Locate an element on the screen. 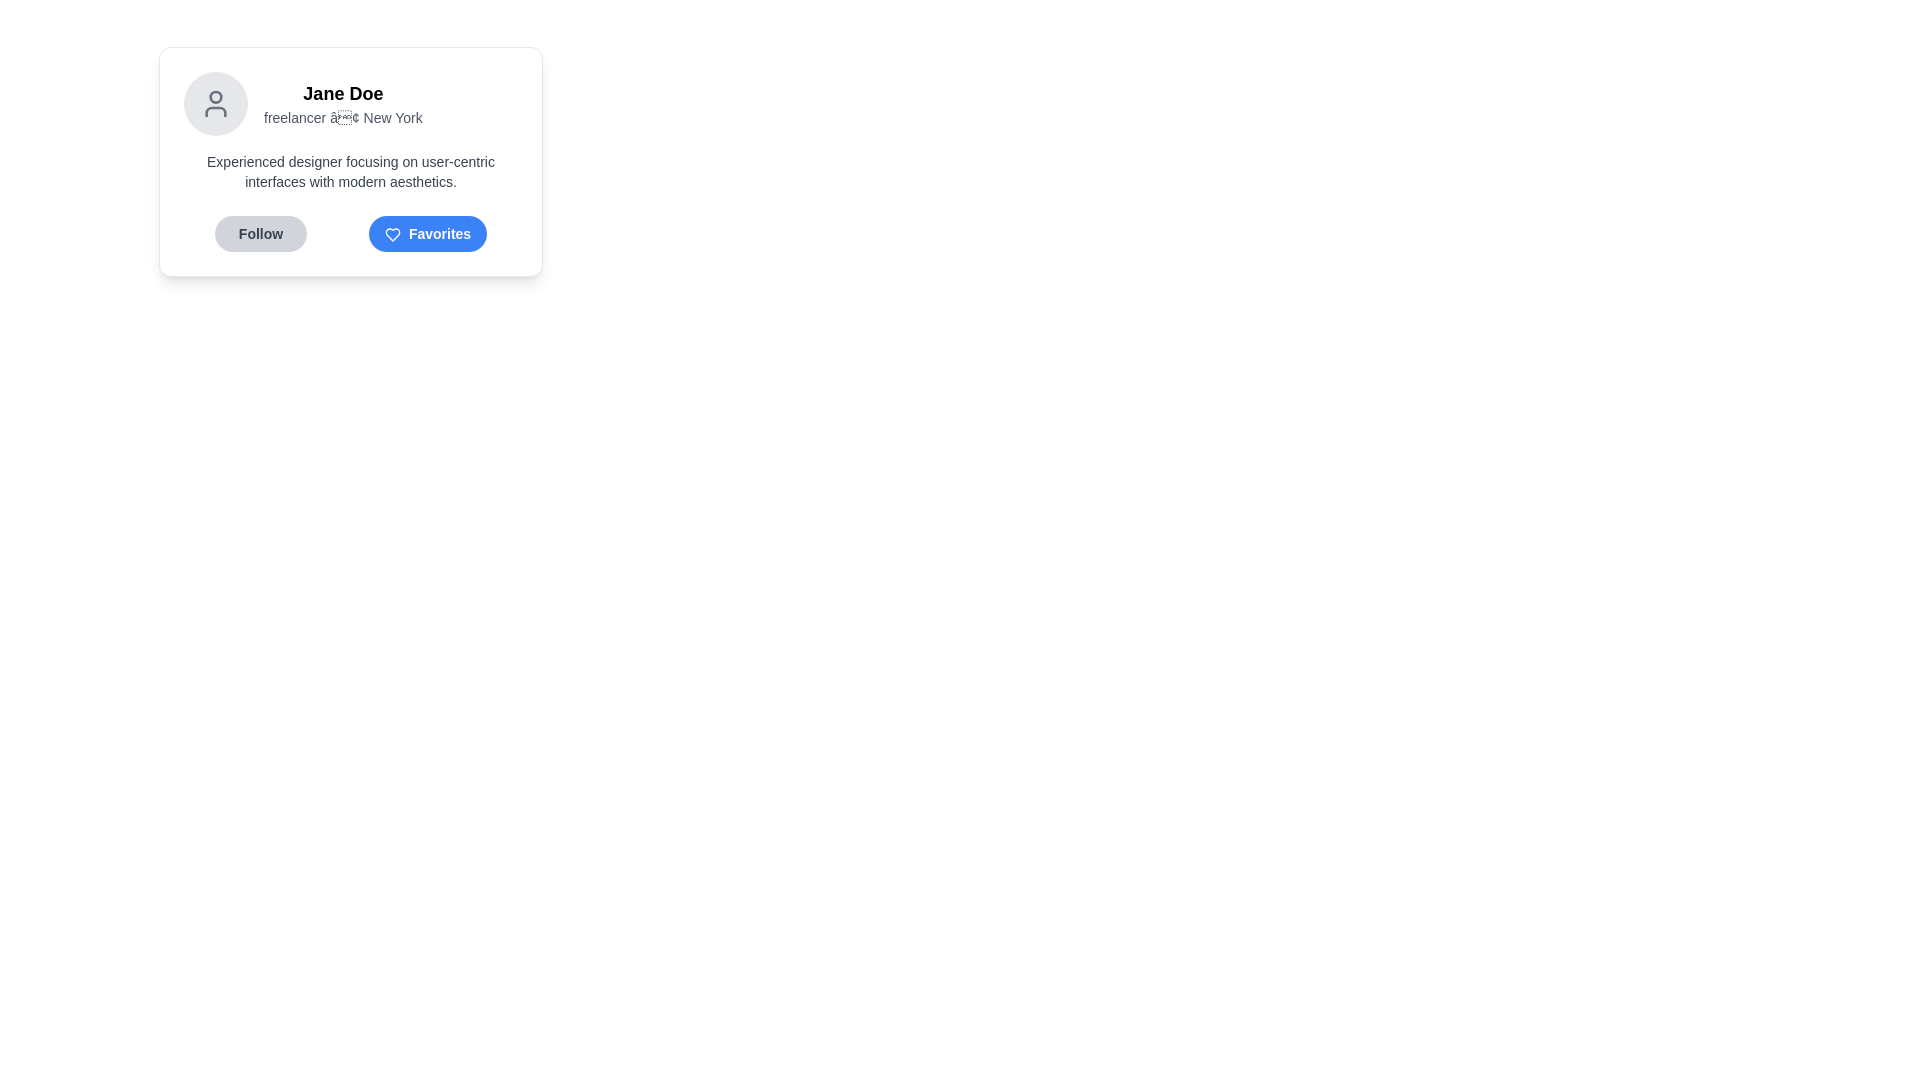  the circular graphical component representing the head within the user profile icon, which is centrally positioned in the upper part of the icon is located at coordinates (216, 96).